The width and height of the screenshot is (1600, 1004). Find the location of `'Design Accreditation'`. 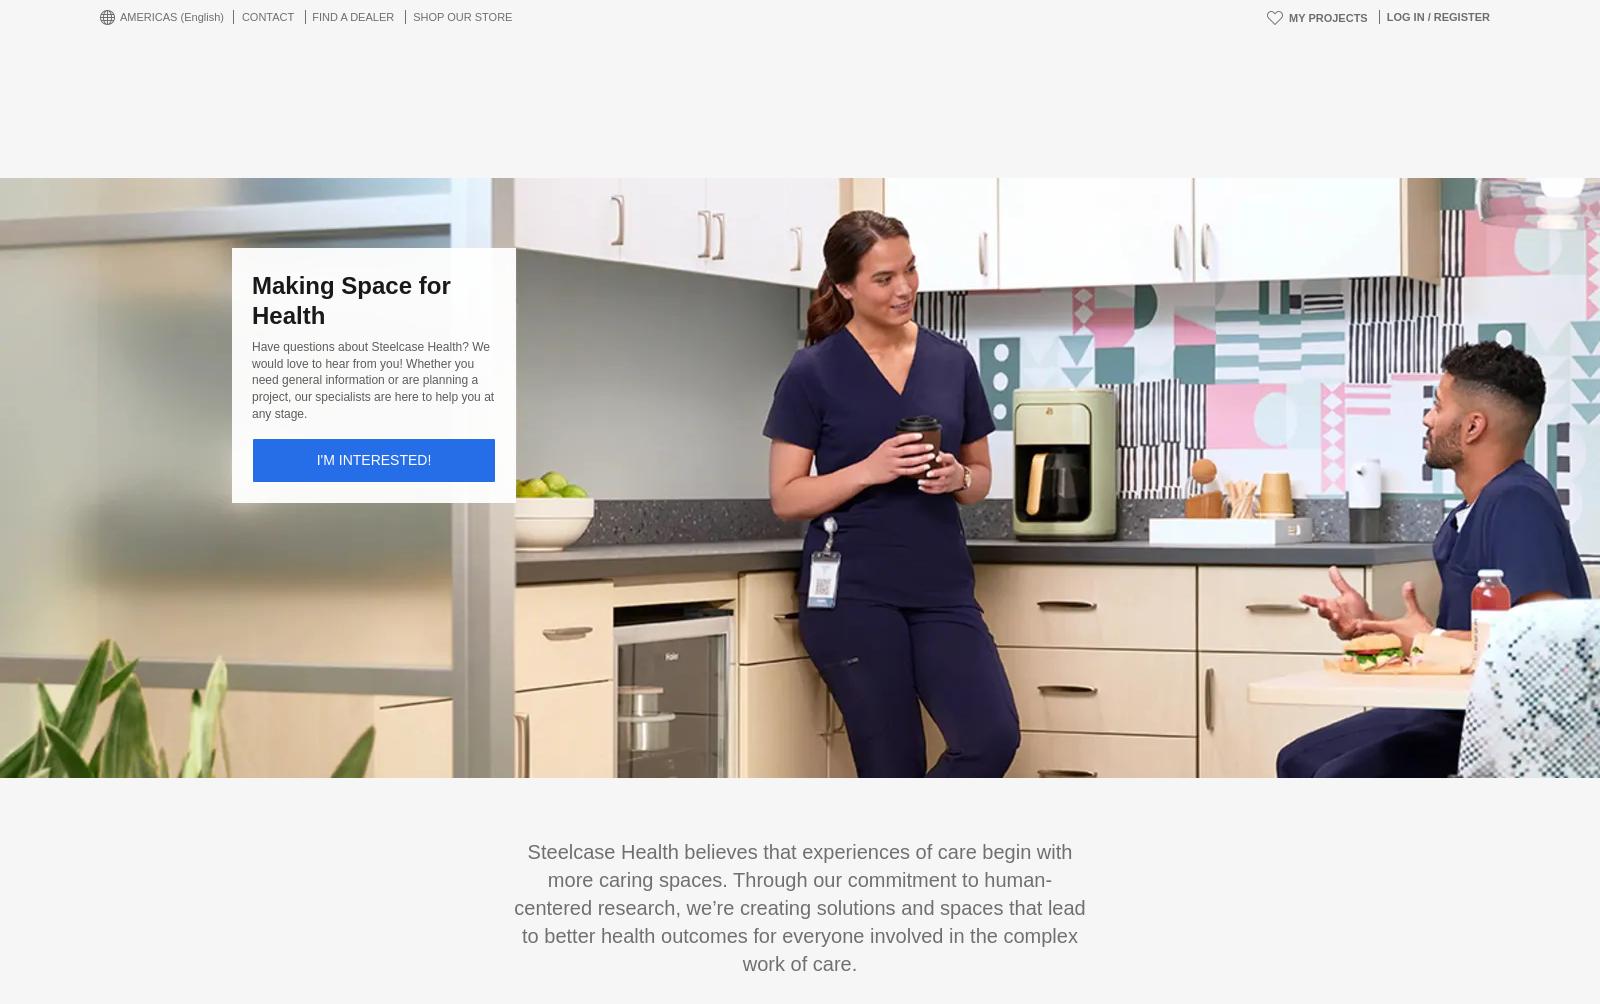

'Design Accreditation' is located at coordinates (701, 940).